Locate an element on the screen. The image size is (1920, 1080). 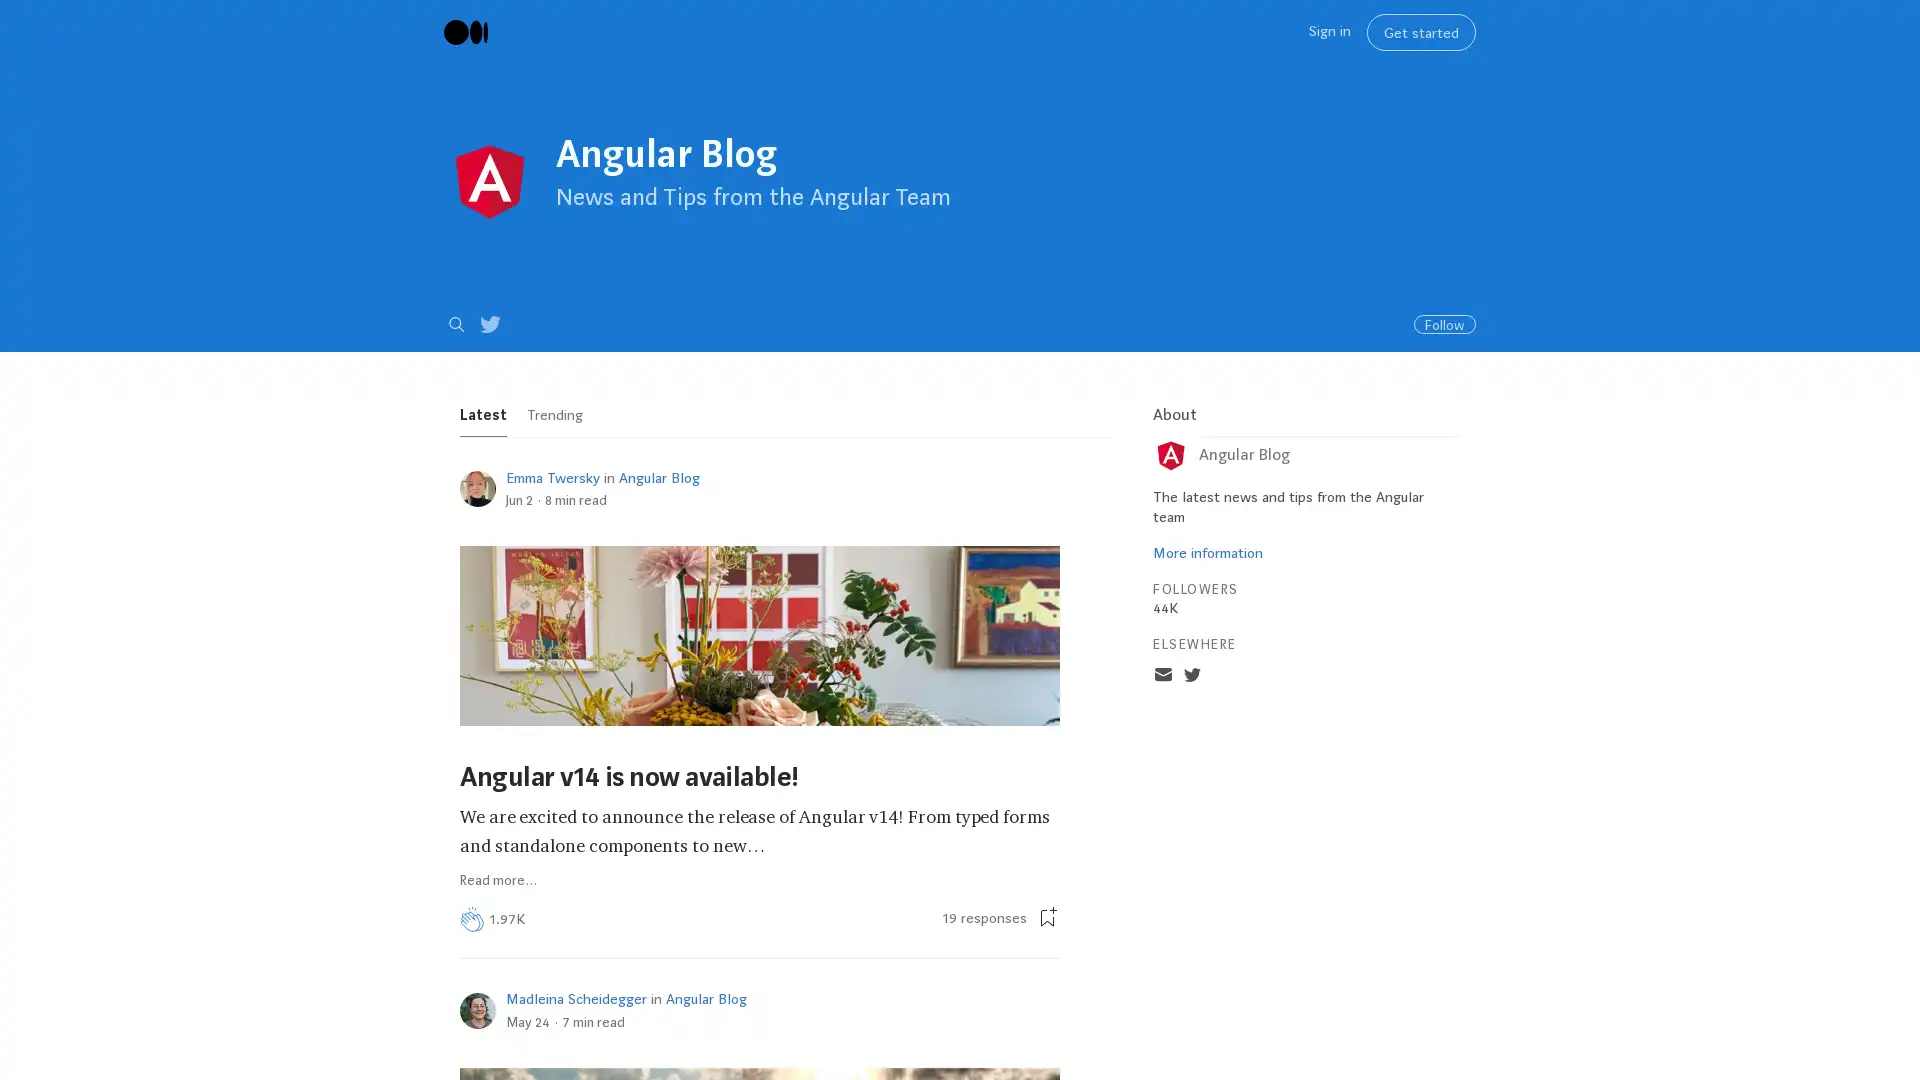
1.97K is located at coordinates (507, 920).